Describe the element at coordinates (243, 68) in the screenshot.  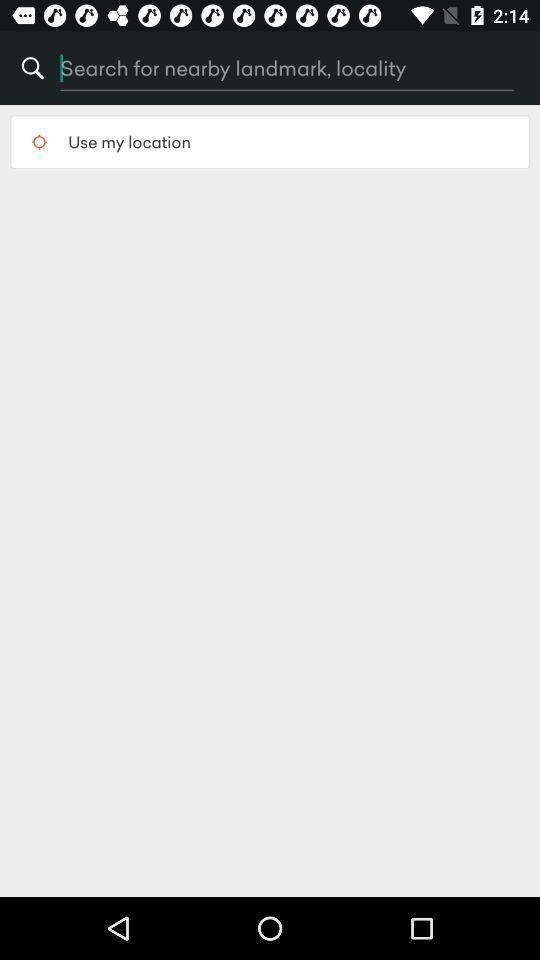
I see `item to the right of % icon` at that location.